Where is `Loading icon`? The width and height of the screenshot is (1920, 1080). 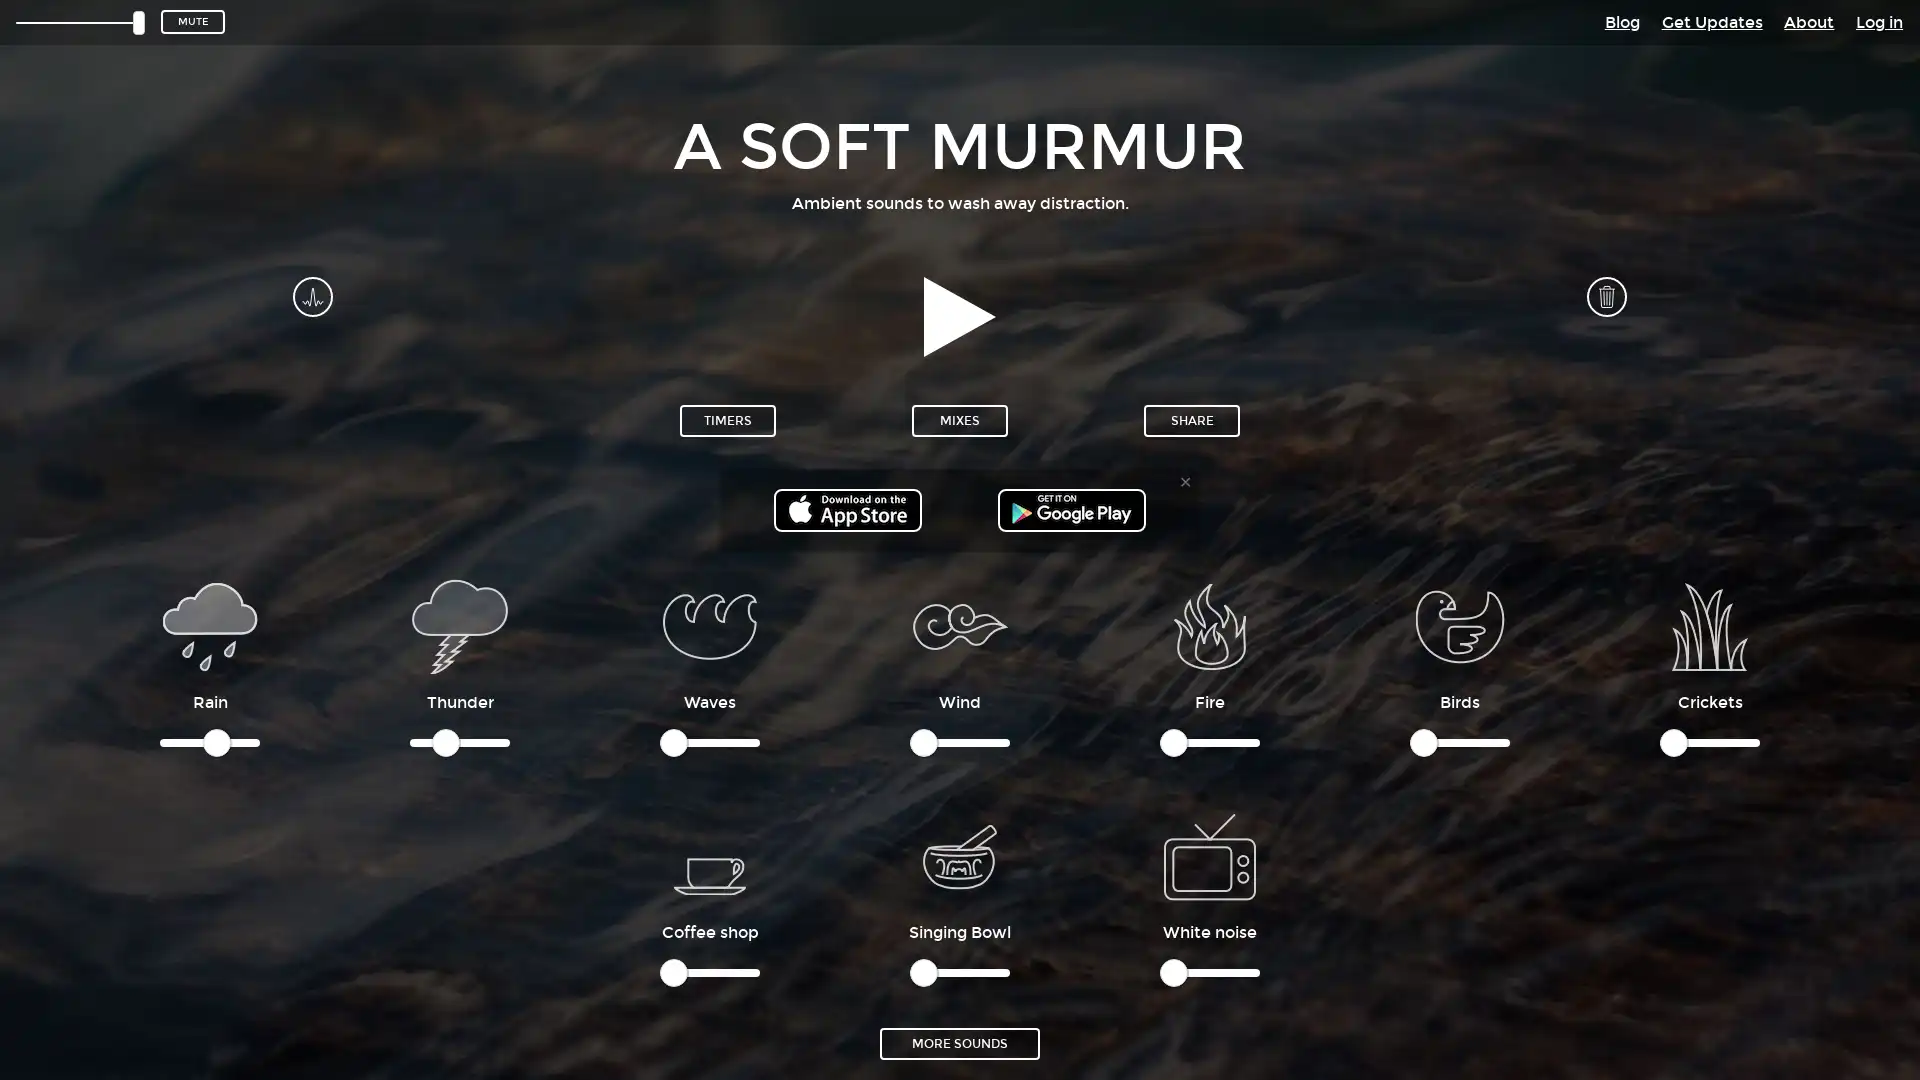
Loading icon is located at coordinates (710, 855).